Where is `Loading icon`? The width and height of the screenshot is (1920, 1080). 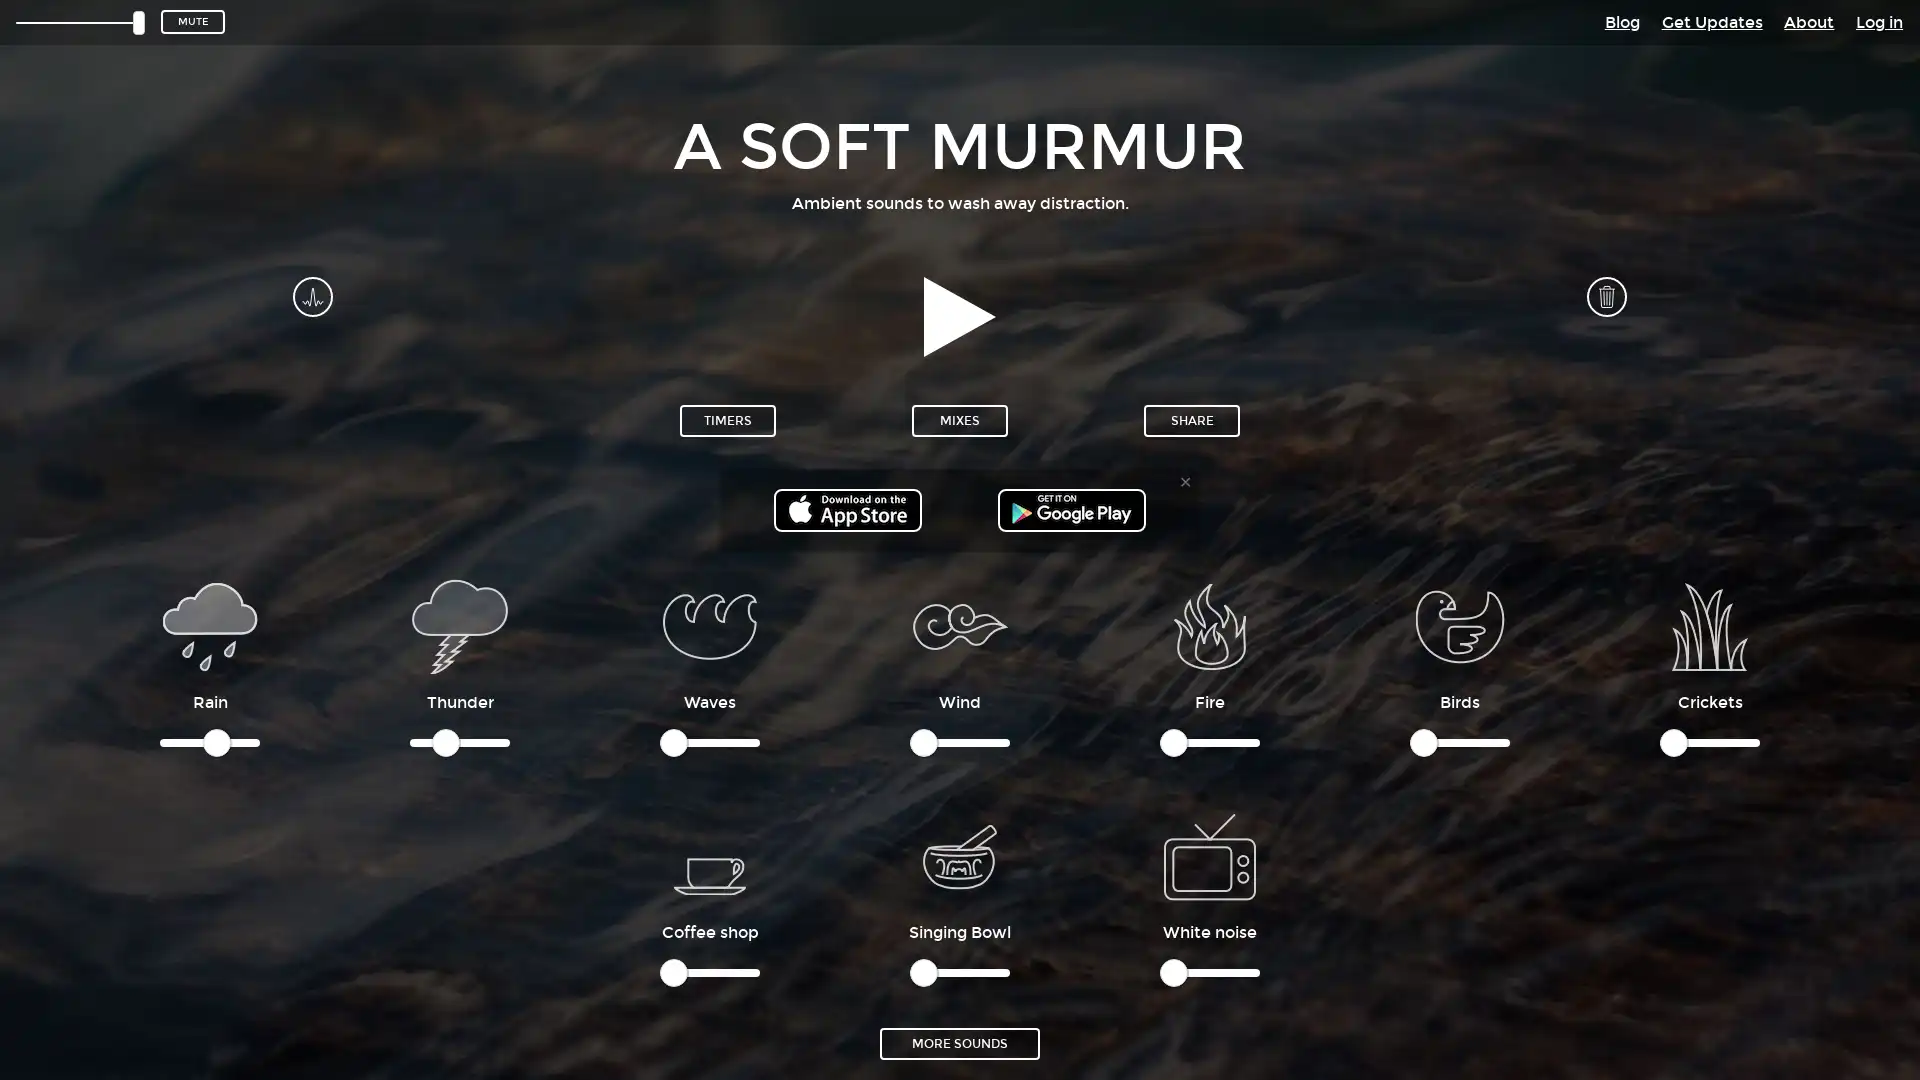
Loading icon is located at coordinates (710, 855).